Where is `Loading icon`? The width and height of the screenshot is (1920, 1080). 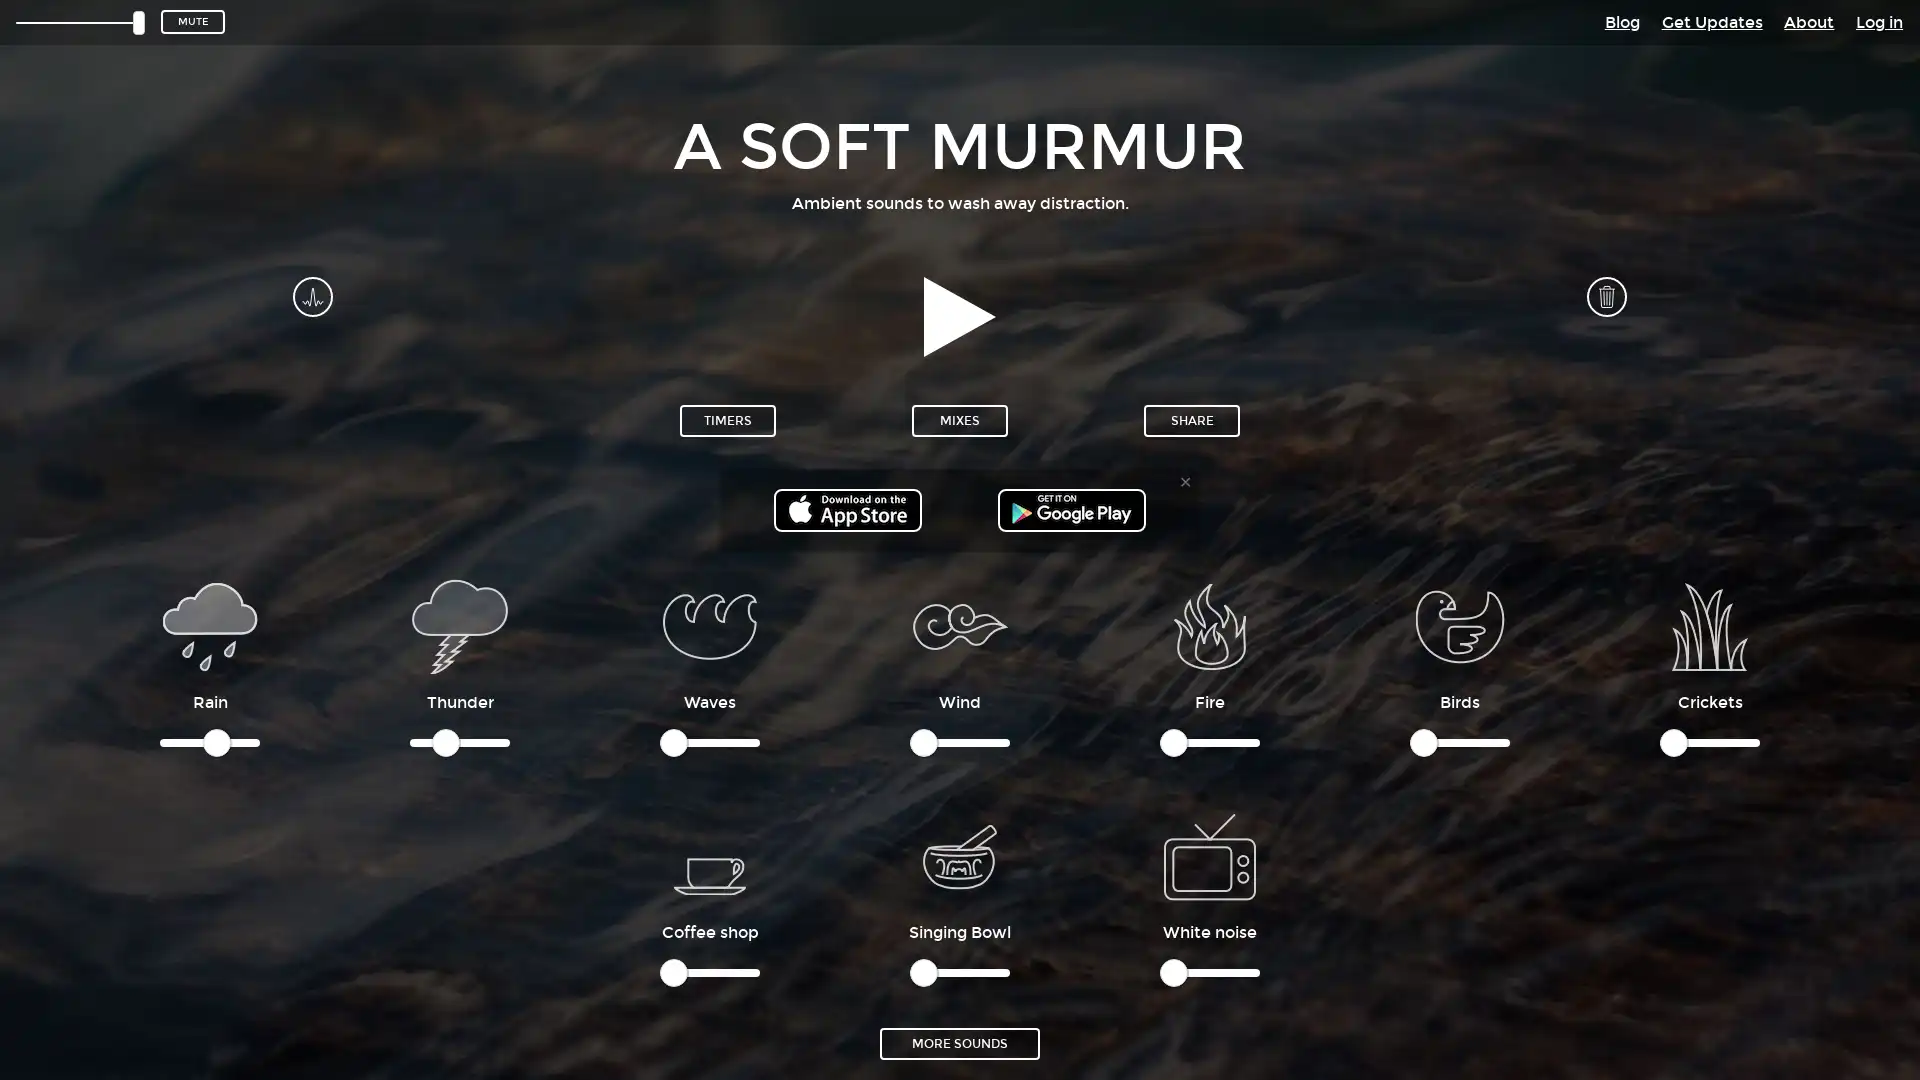
Loading icon is located at coordinates (710, 855).